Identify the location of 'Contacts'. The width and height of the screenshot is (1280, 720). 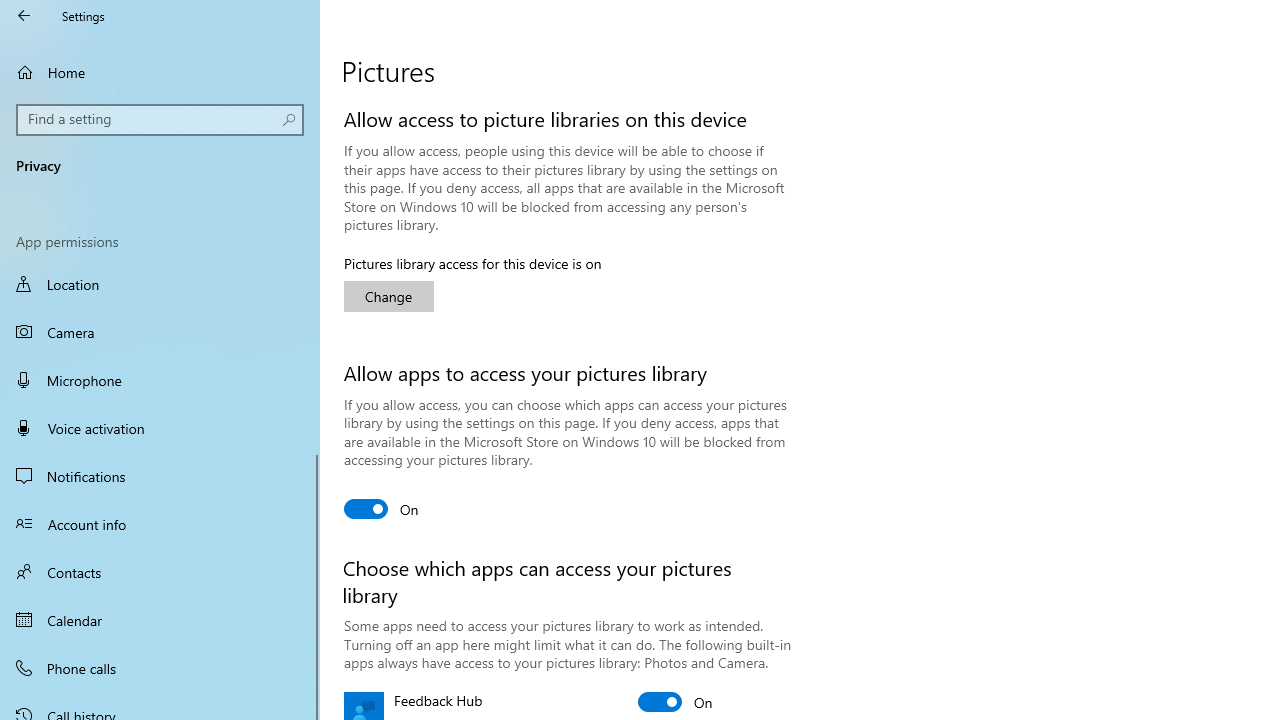
(160, 572).